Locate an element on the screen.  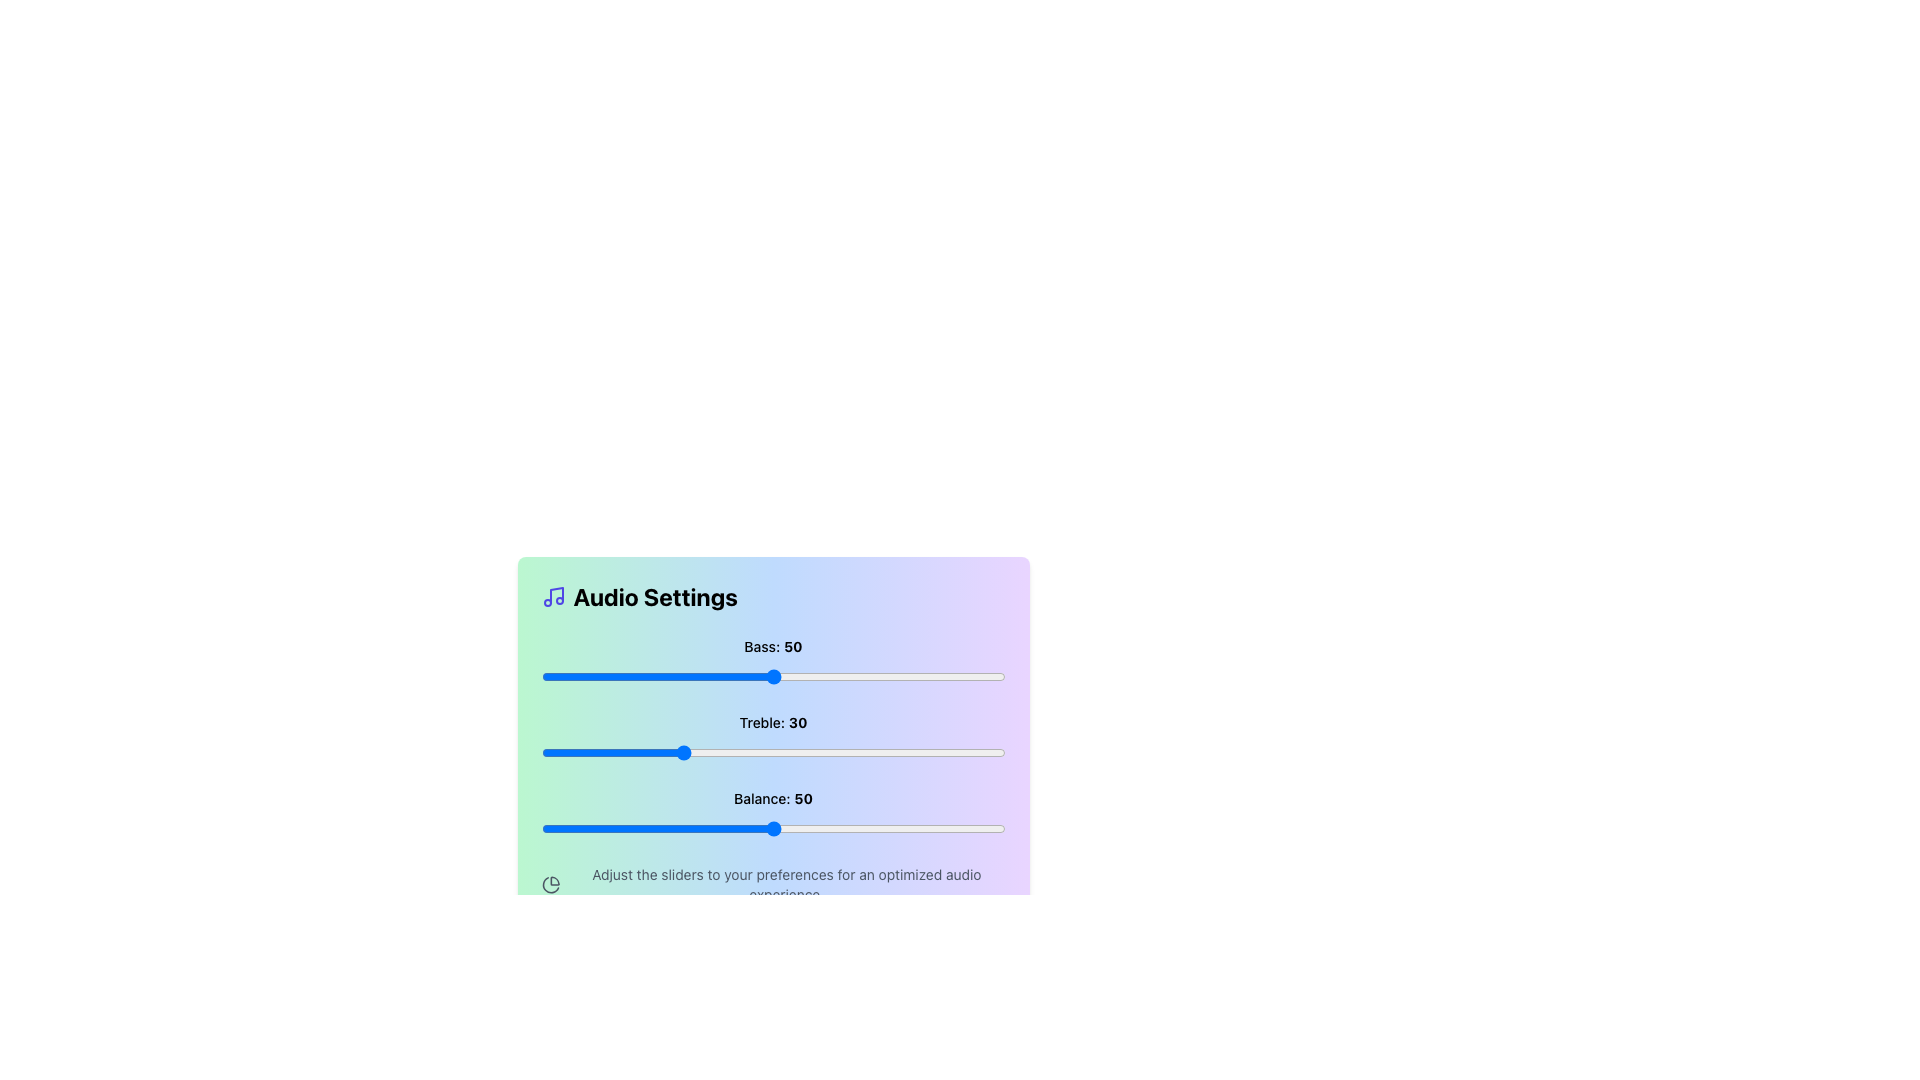
the bass level is located at coordinates (824, 676).